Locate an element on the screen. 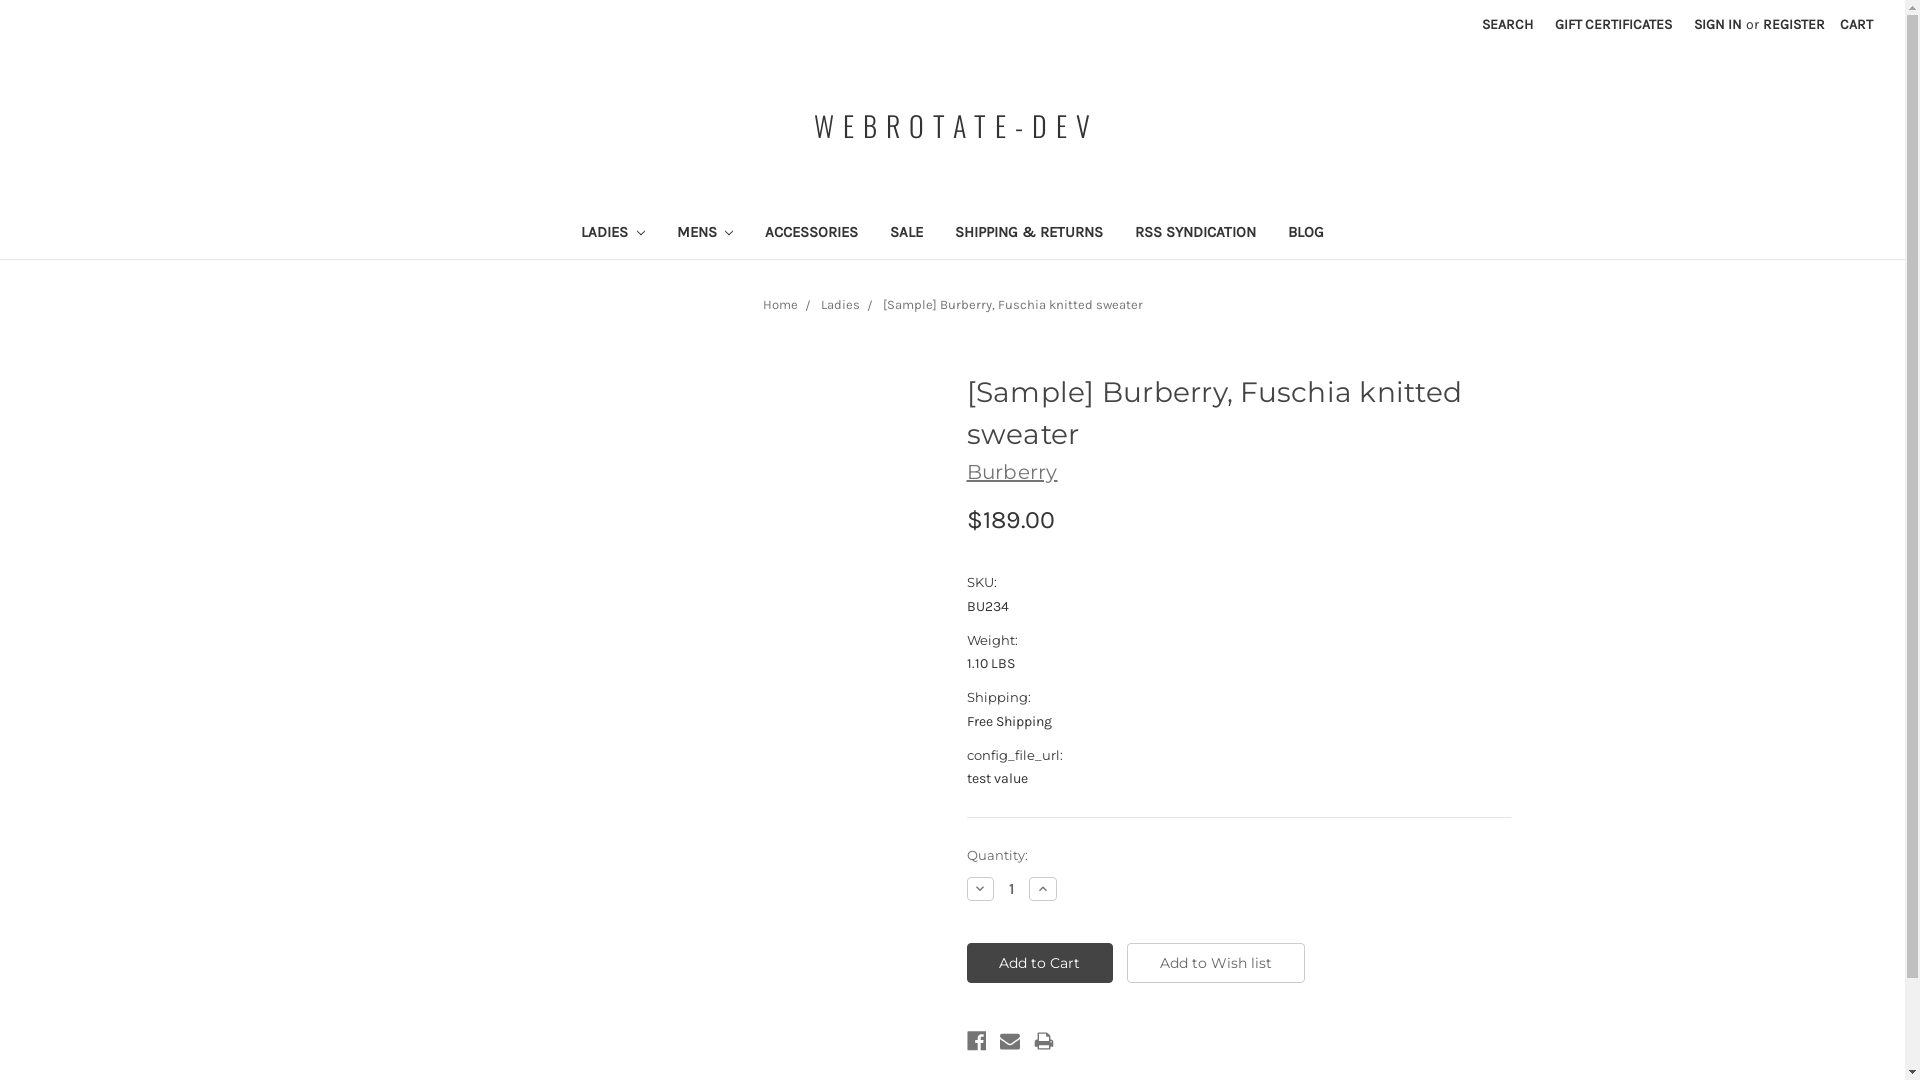 The image size is (1920, 1080). 'SALE' is located at coordinates (873, 233).